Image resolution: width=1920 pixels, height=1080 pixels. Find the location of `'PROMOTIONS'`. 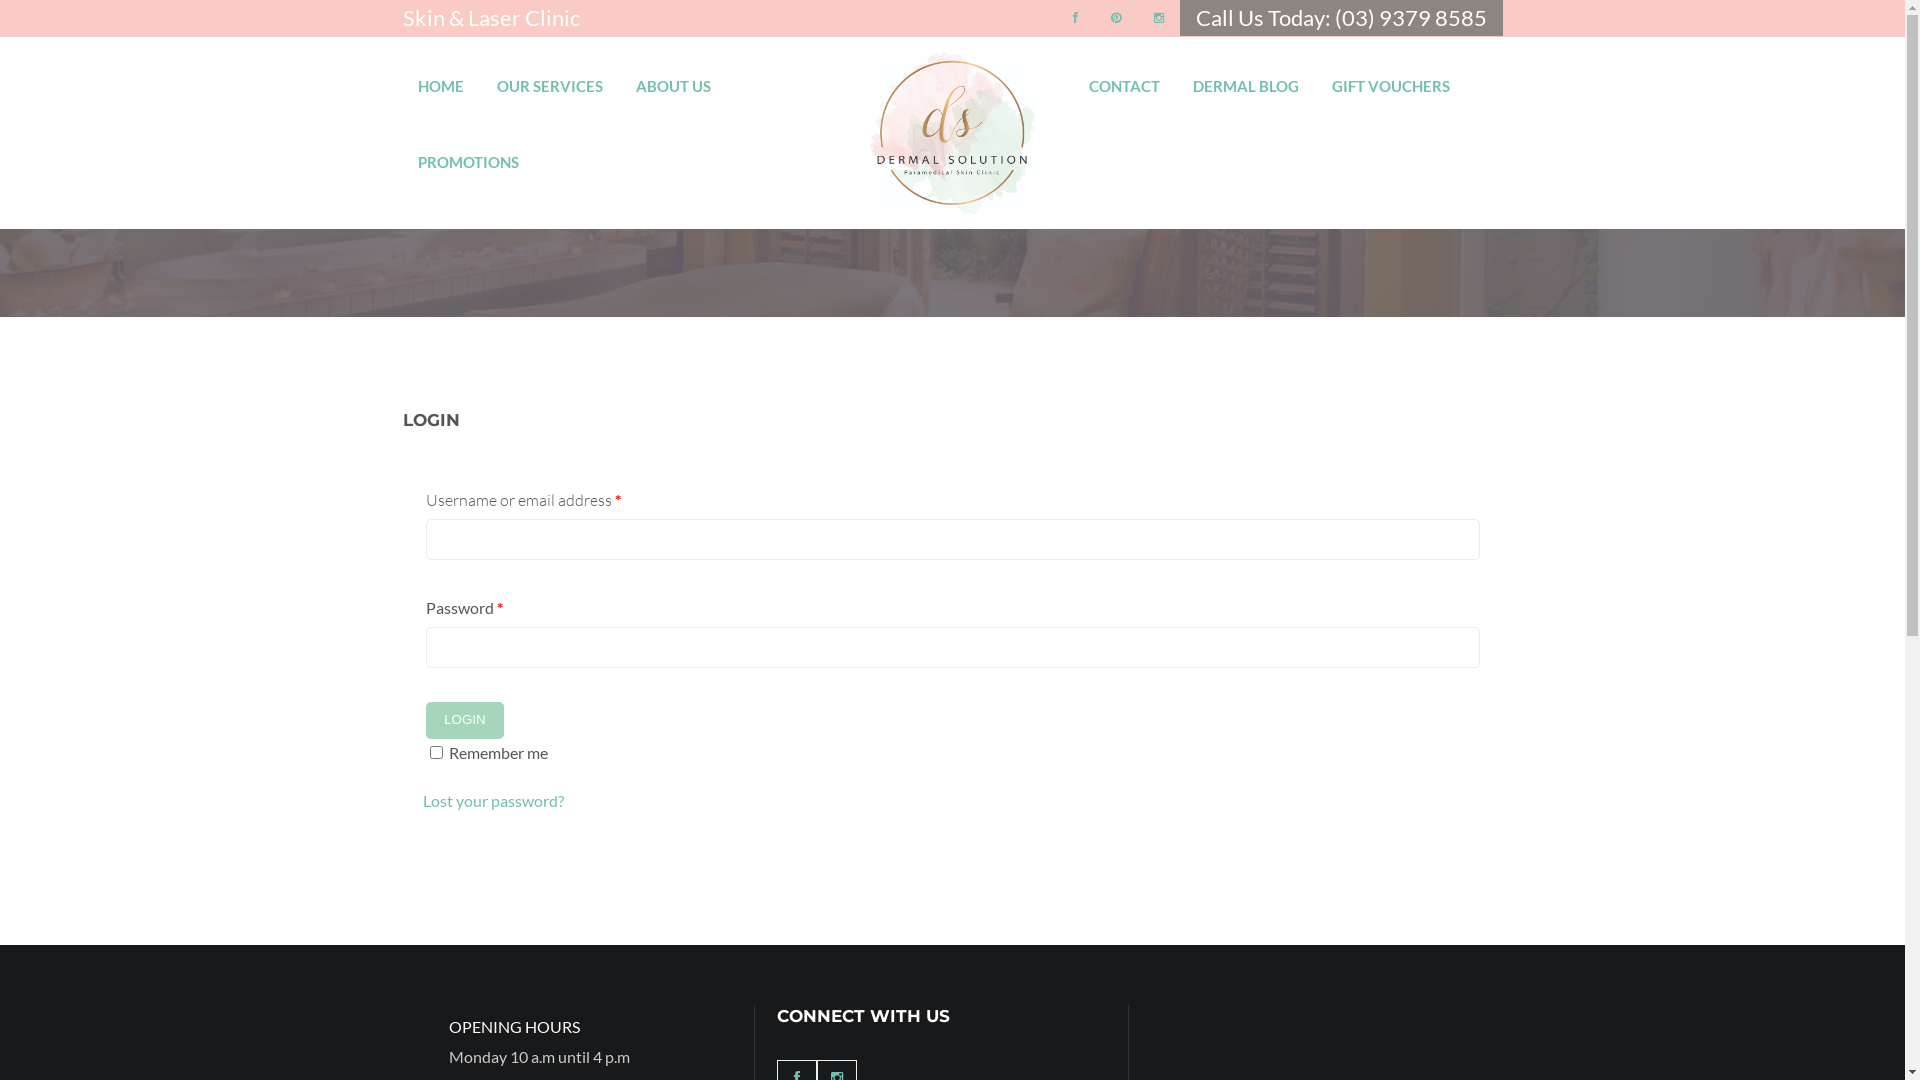

'PROMOTIONS' is located at coordinates (467, 152).